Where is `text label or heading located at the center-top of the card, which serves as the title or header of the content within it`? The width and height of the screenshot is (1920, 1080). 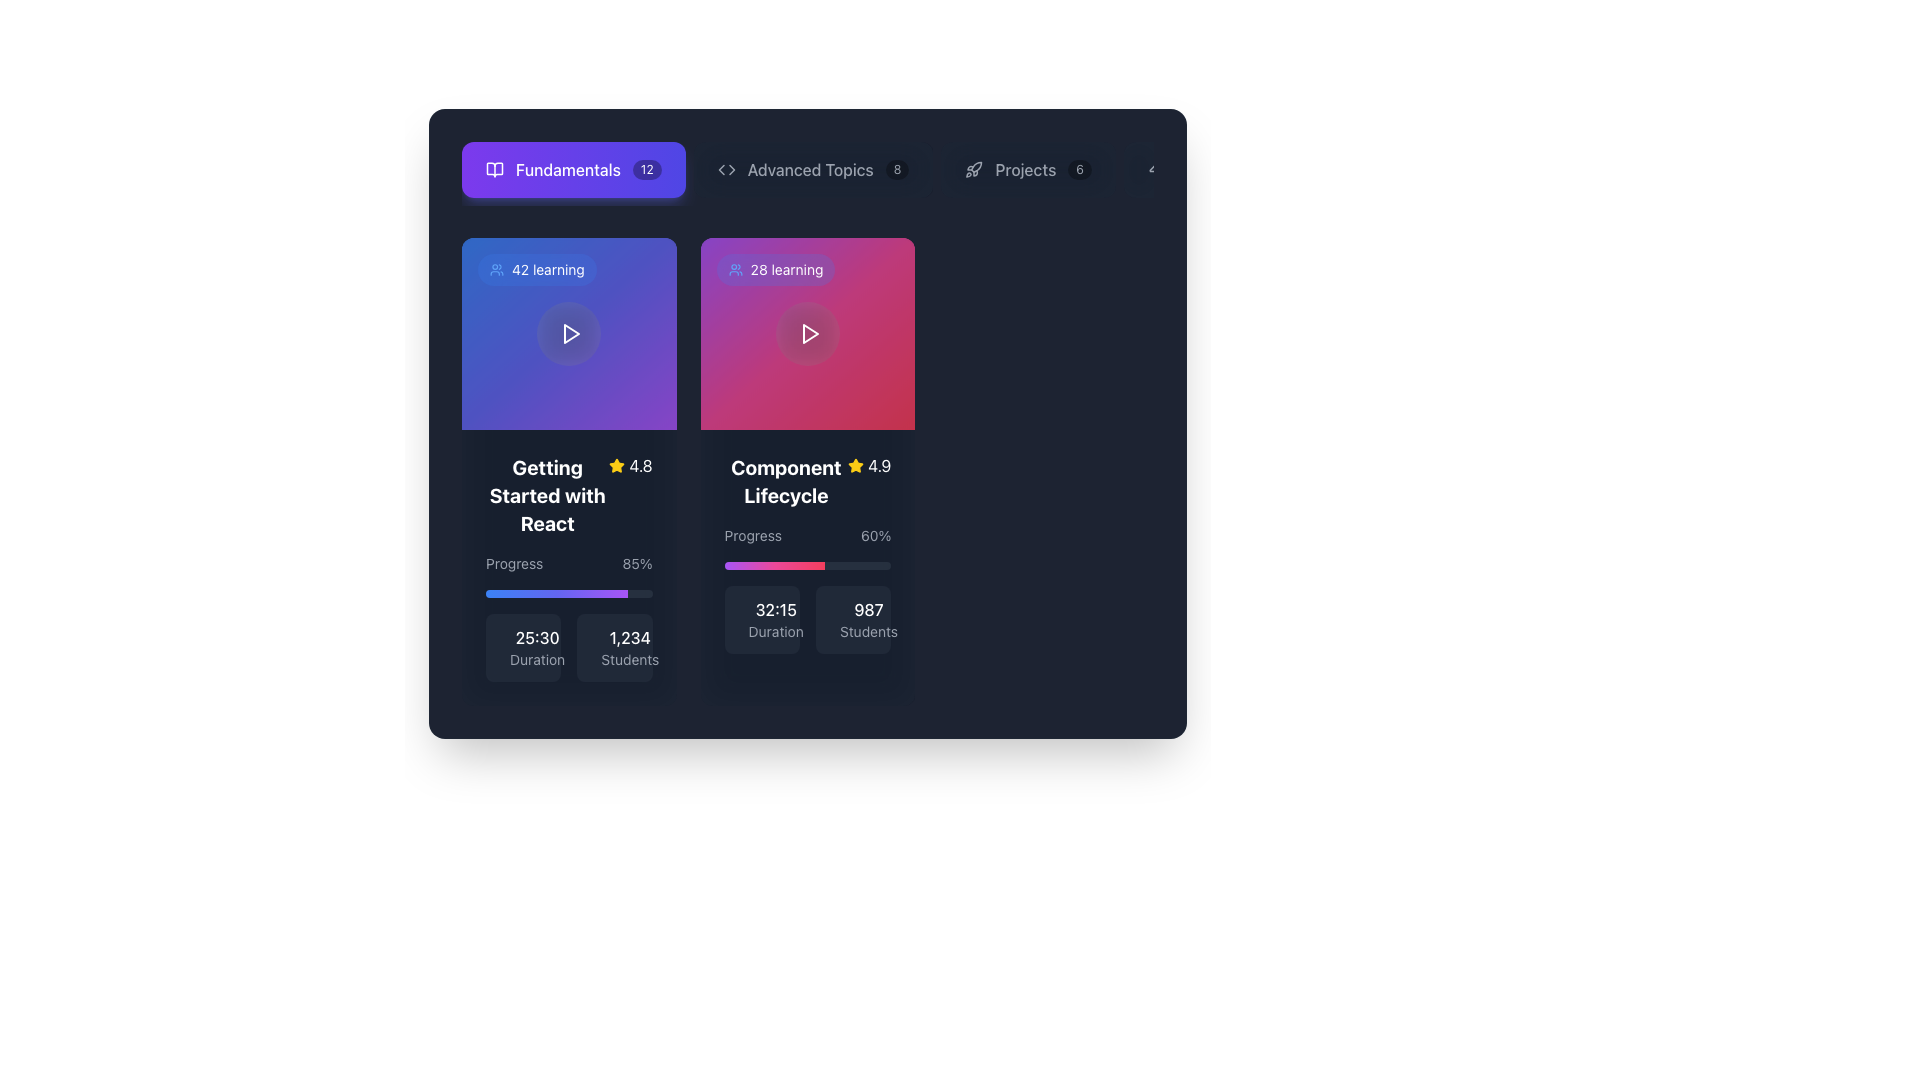 text label or heading located at the center-top of the card, which serves as the title or header of the content within it is located at coordinates (785, 482).